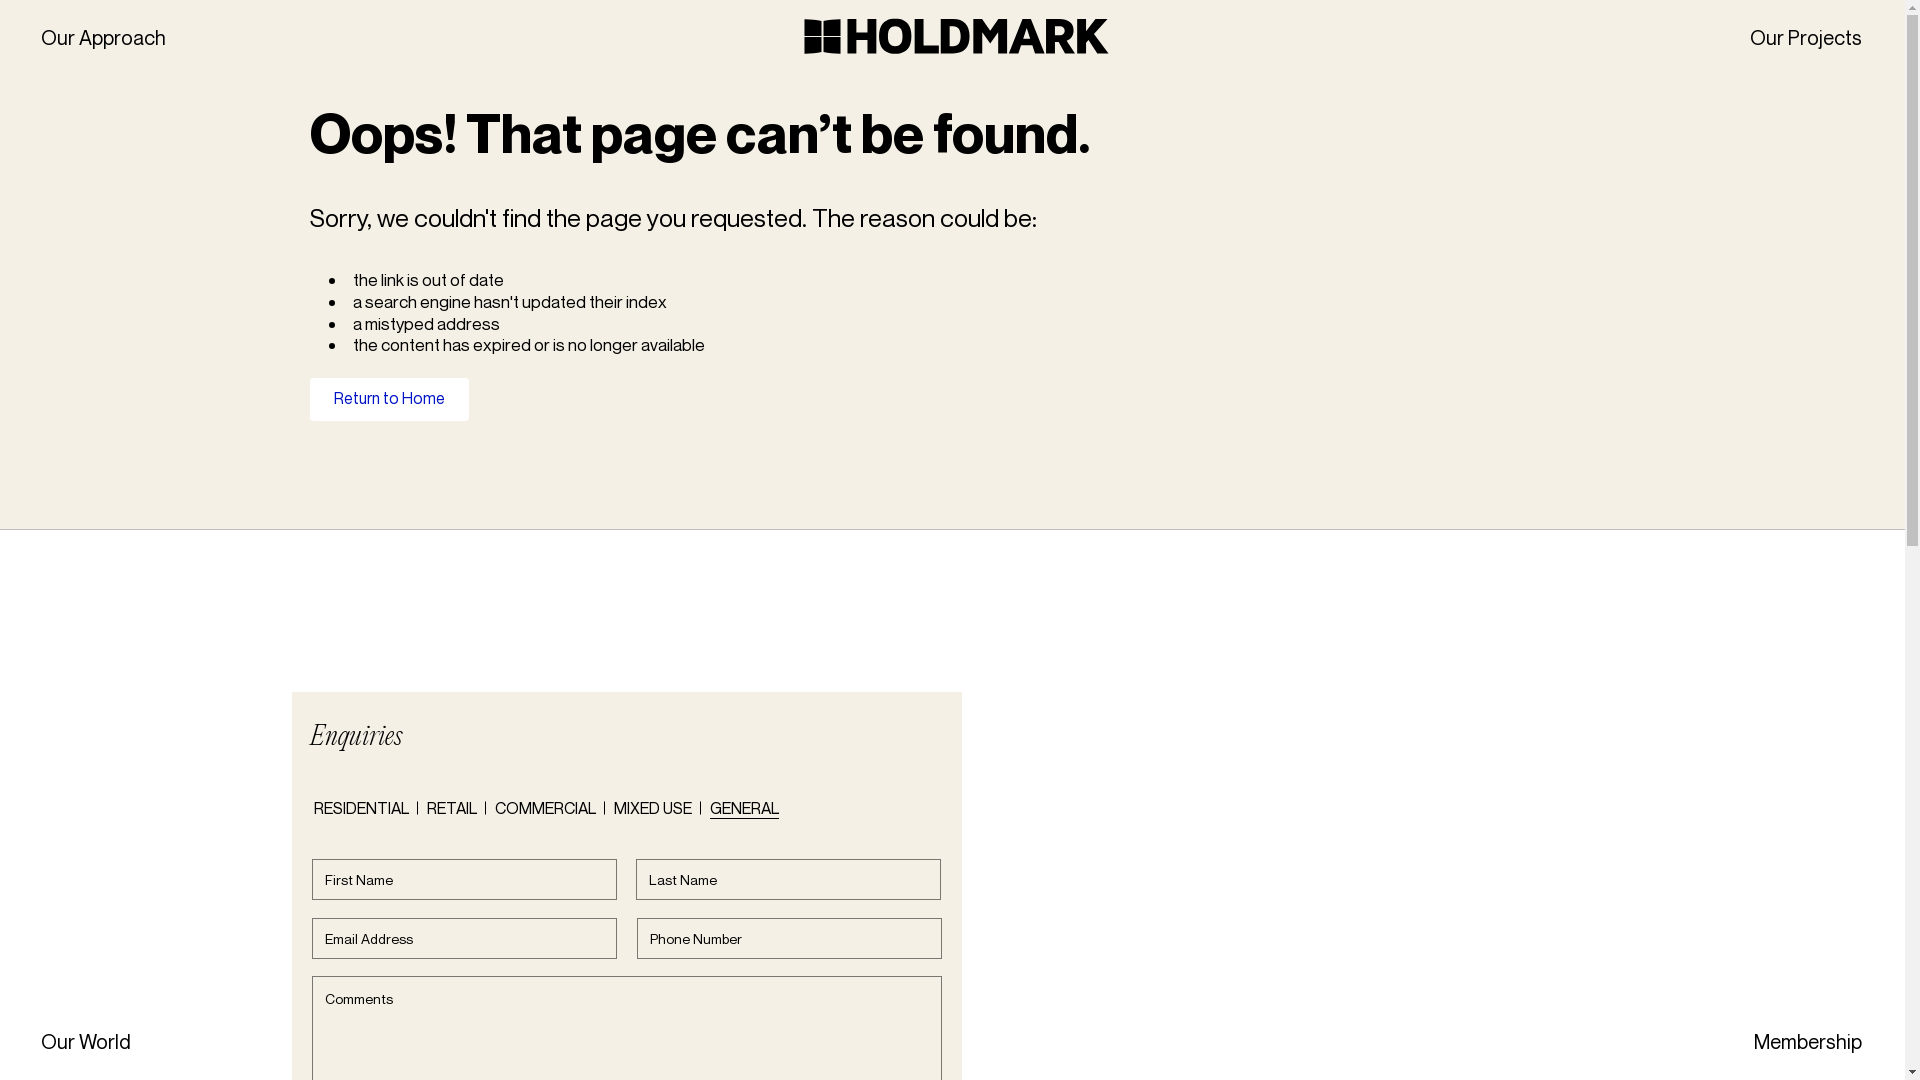 The height and width of the screenshot is (1080, 1920). What do you see at coordinates (1808, 1040) in the screenshot?
I see `'Membership'` at bounding box center [1808, 1040].